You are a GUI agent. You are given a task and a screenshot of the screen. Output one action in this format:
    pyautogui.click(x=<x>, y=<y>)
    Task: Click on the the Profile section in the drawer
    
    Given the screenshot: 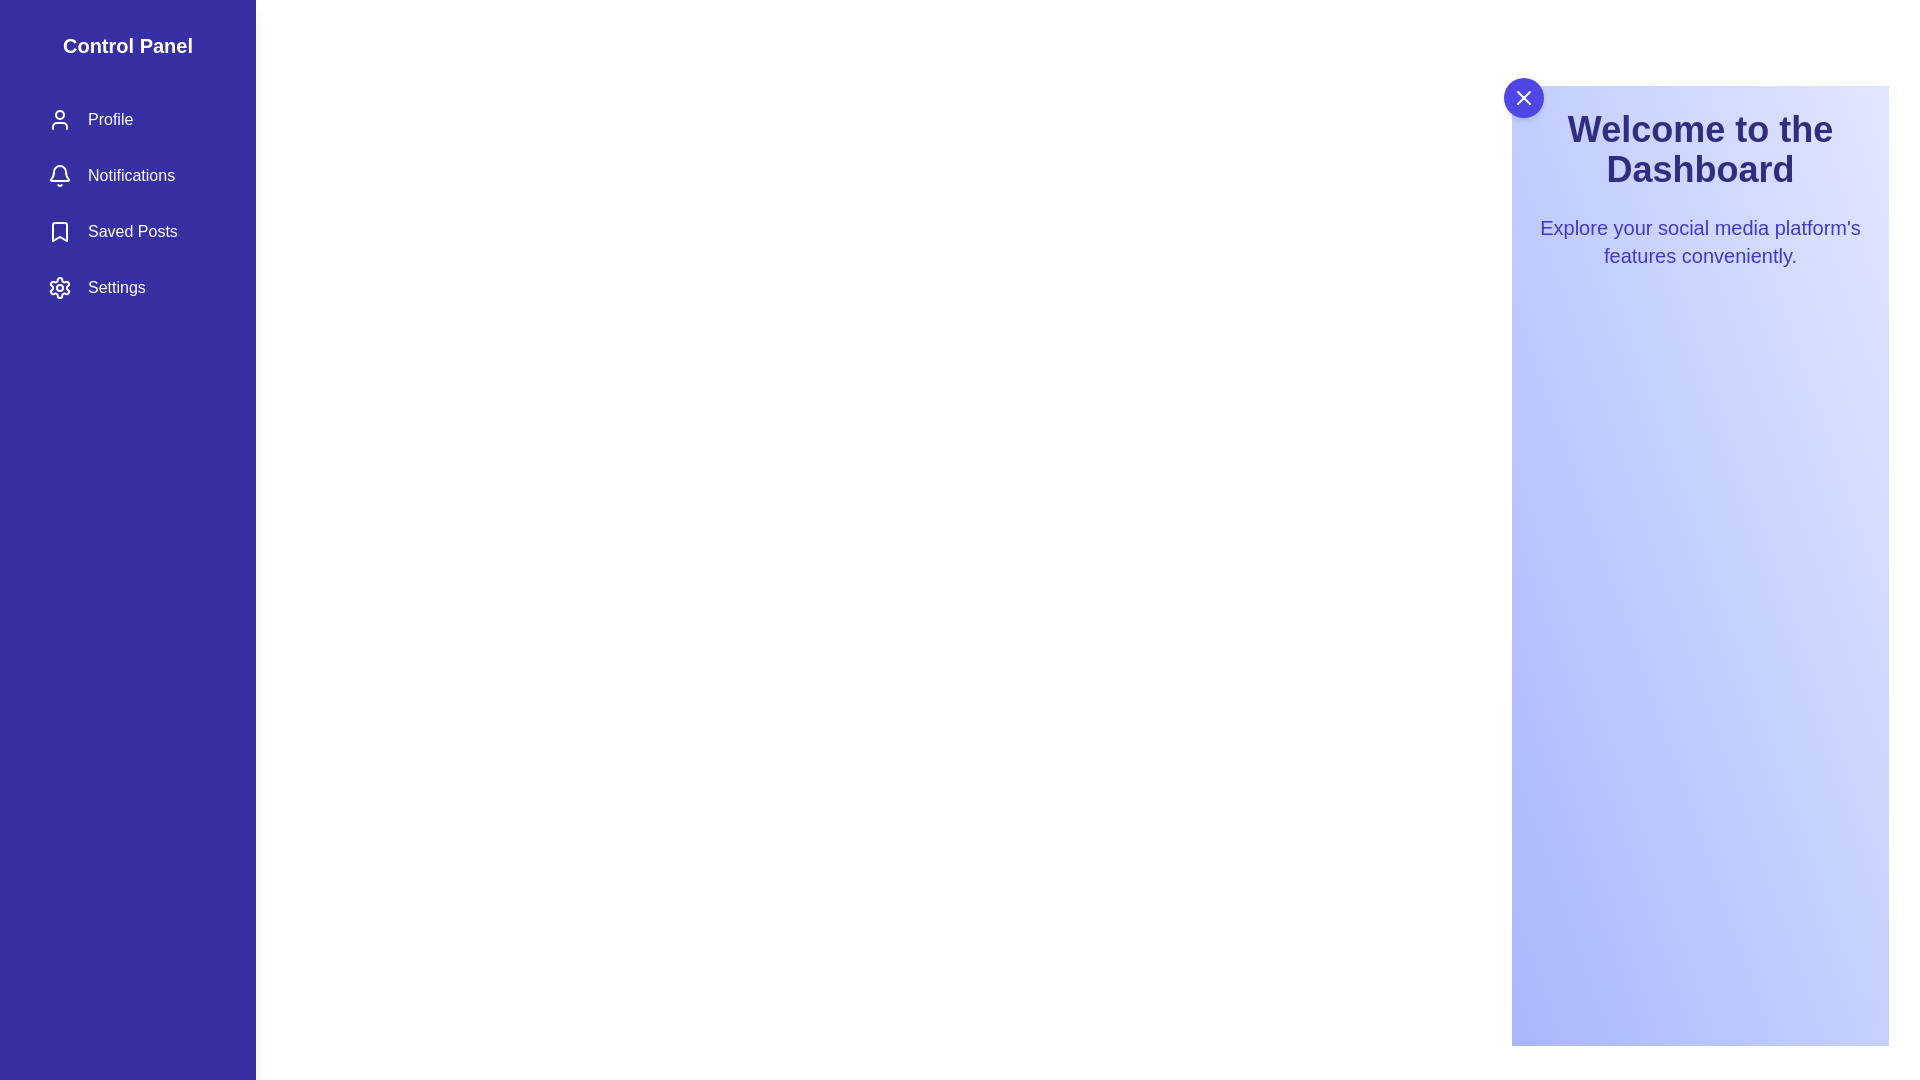 What is the action you would take?
    pyautogui.click(x=127, y=119)
    